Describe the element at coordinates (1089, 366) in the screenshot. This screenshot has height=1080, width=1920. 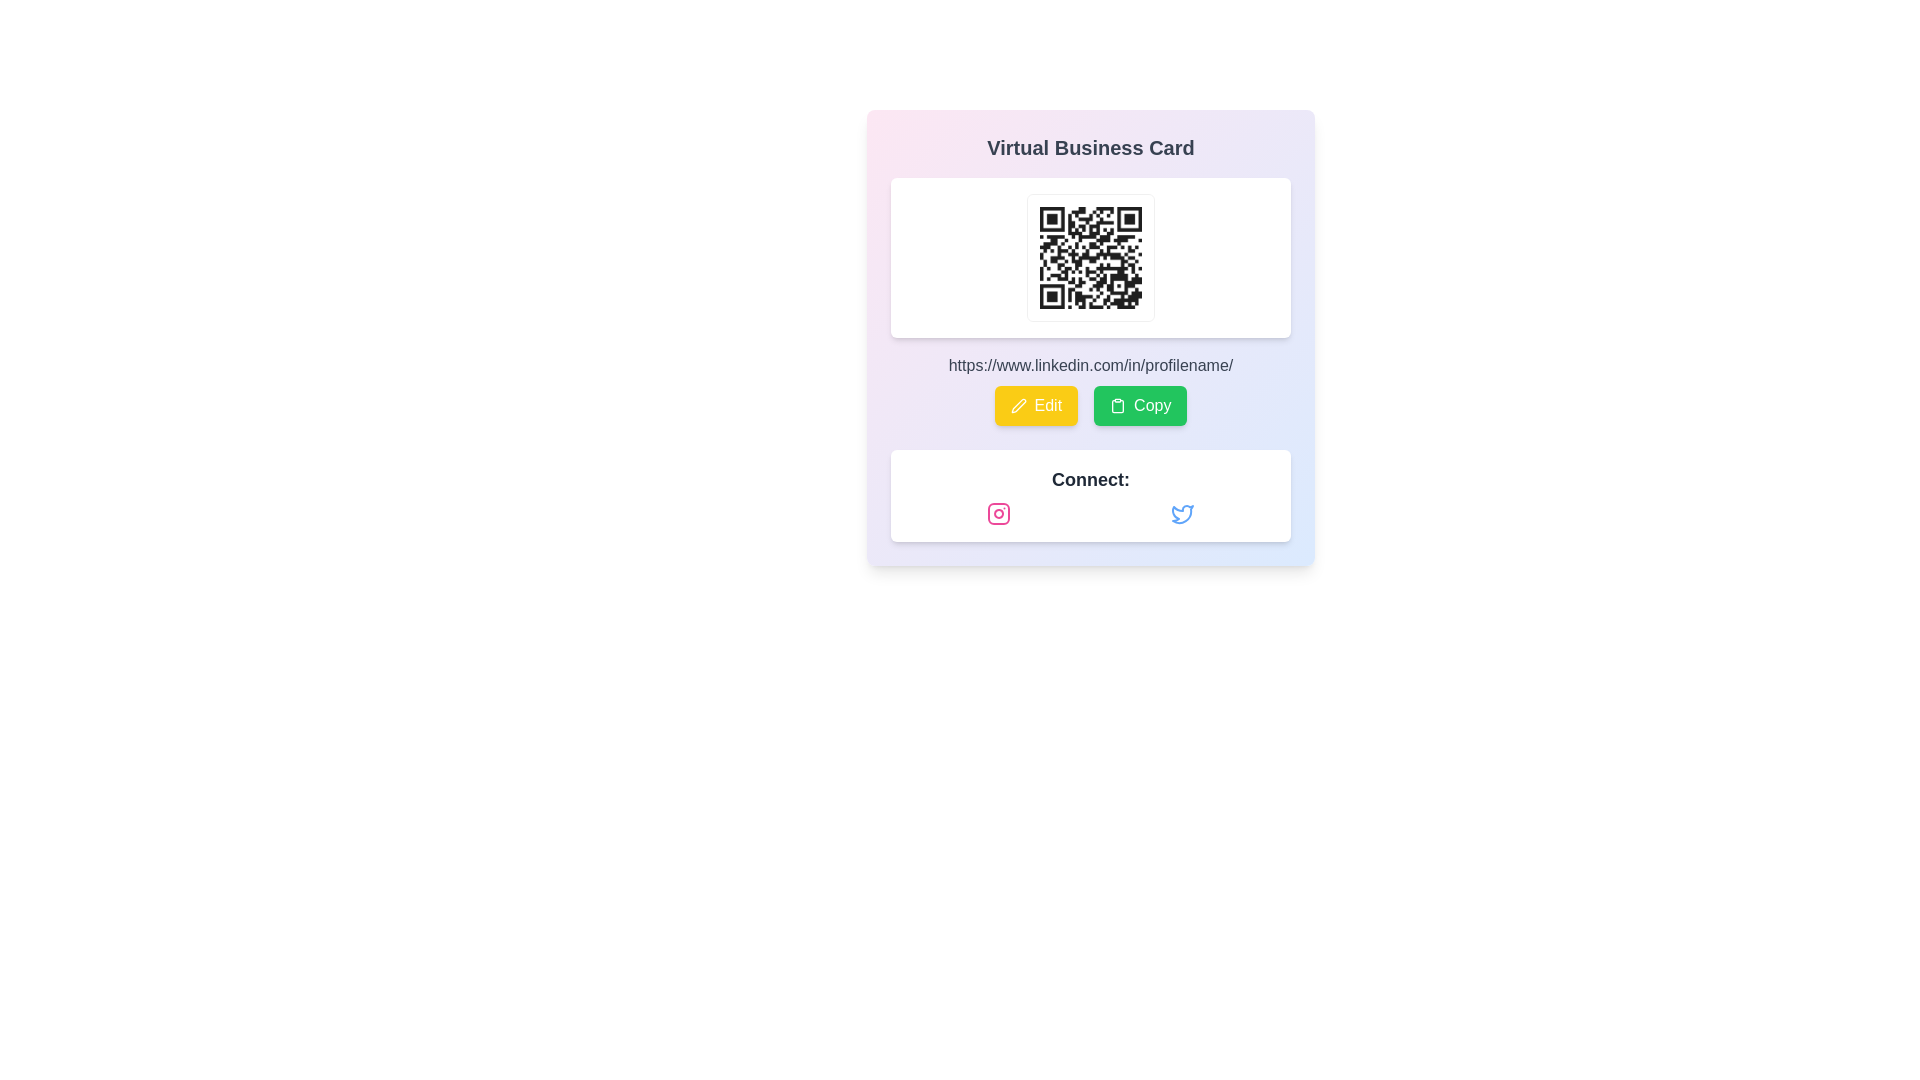
I see `the hyperlink displaying the URL 'https://www.linkedin.com/in/profilename/' which is centered below the QR code in the virtual business card interface` at that location.